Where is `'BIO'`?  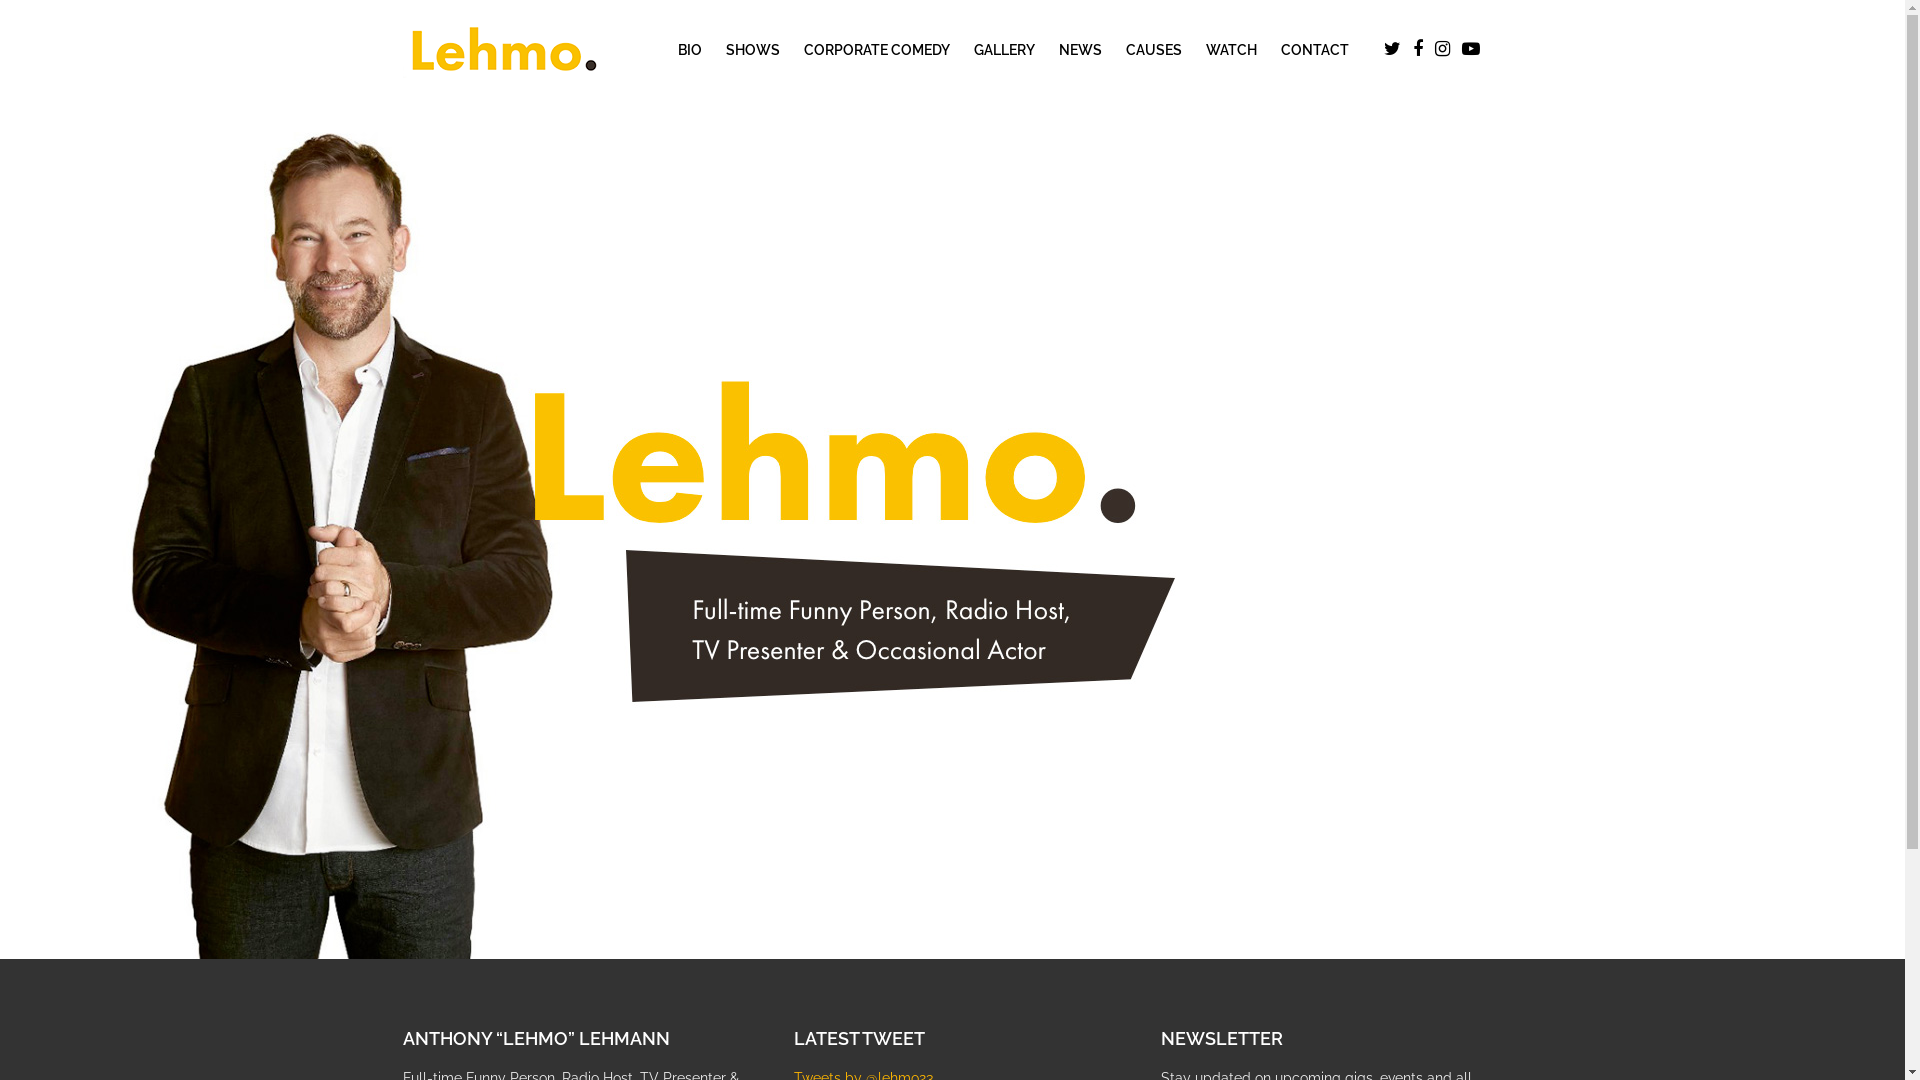 'BIO' is located at coordinates (690, 49).